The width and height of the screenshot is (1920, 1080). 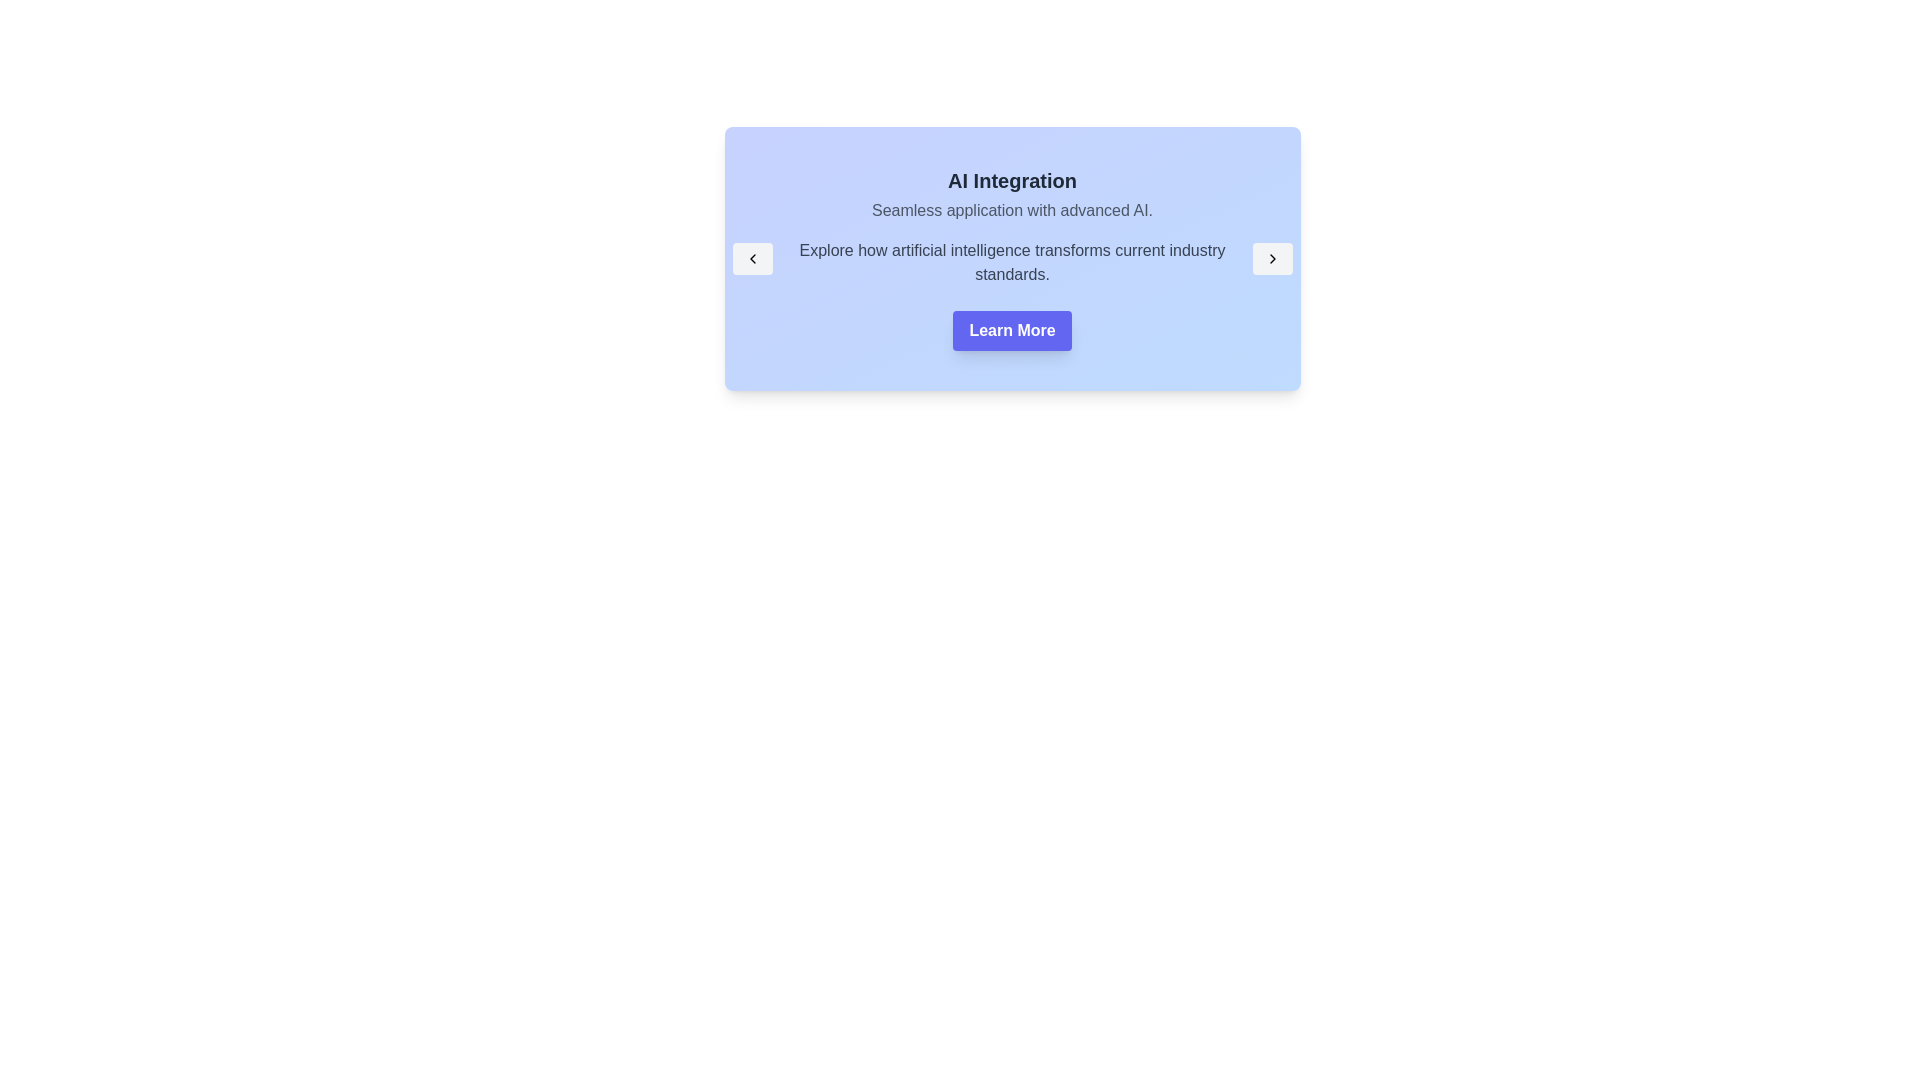 I want to click on the navigational button with an icon embedded, so click(x=751, y=257).